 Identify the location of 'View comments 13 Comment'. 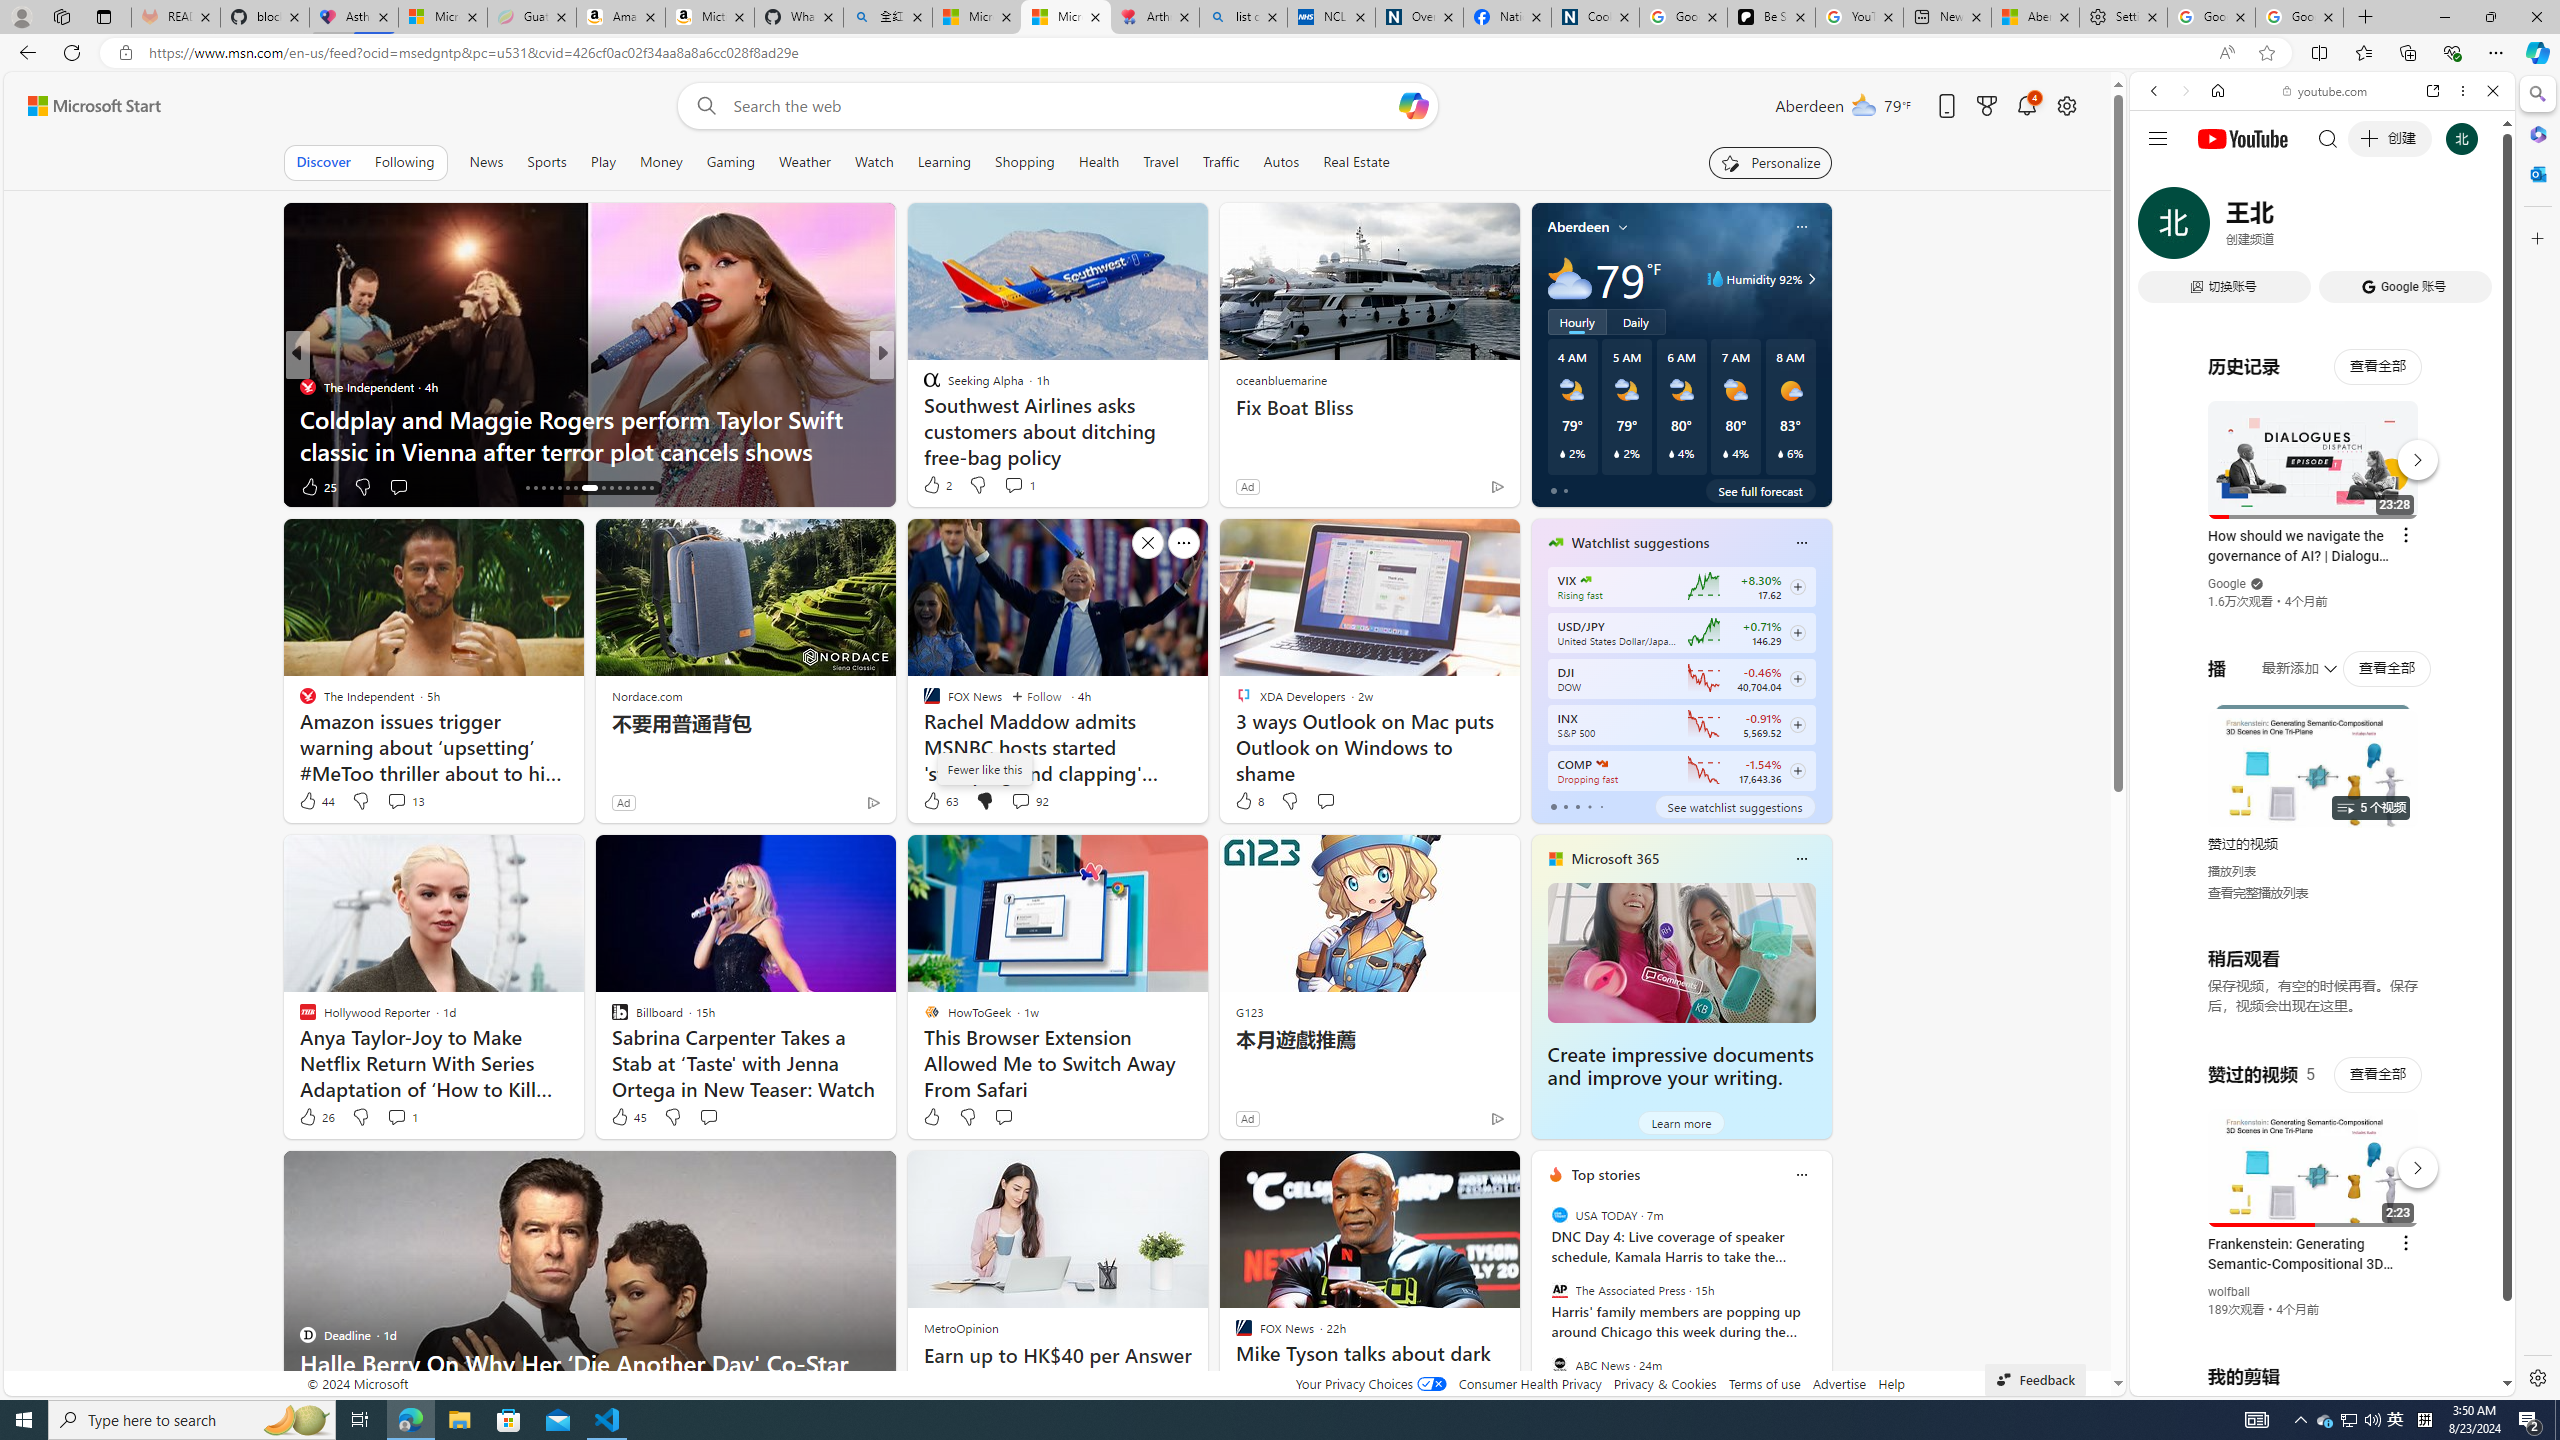
(395, 800).